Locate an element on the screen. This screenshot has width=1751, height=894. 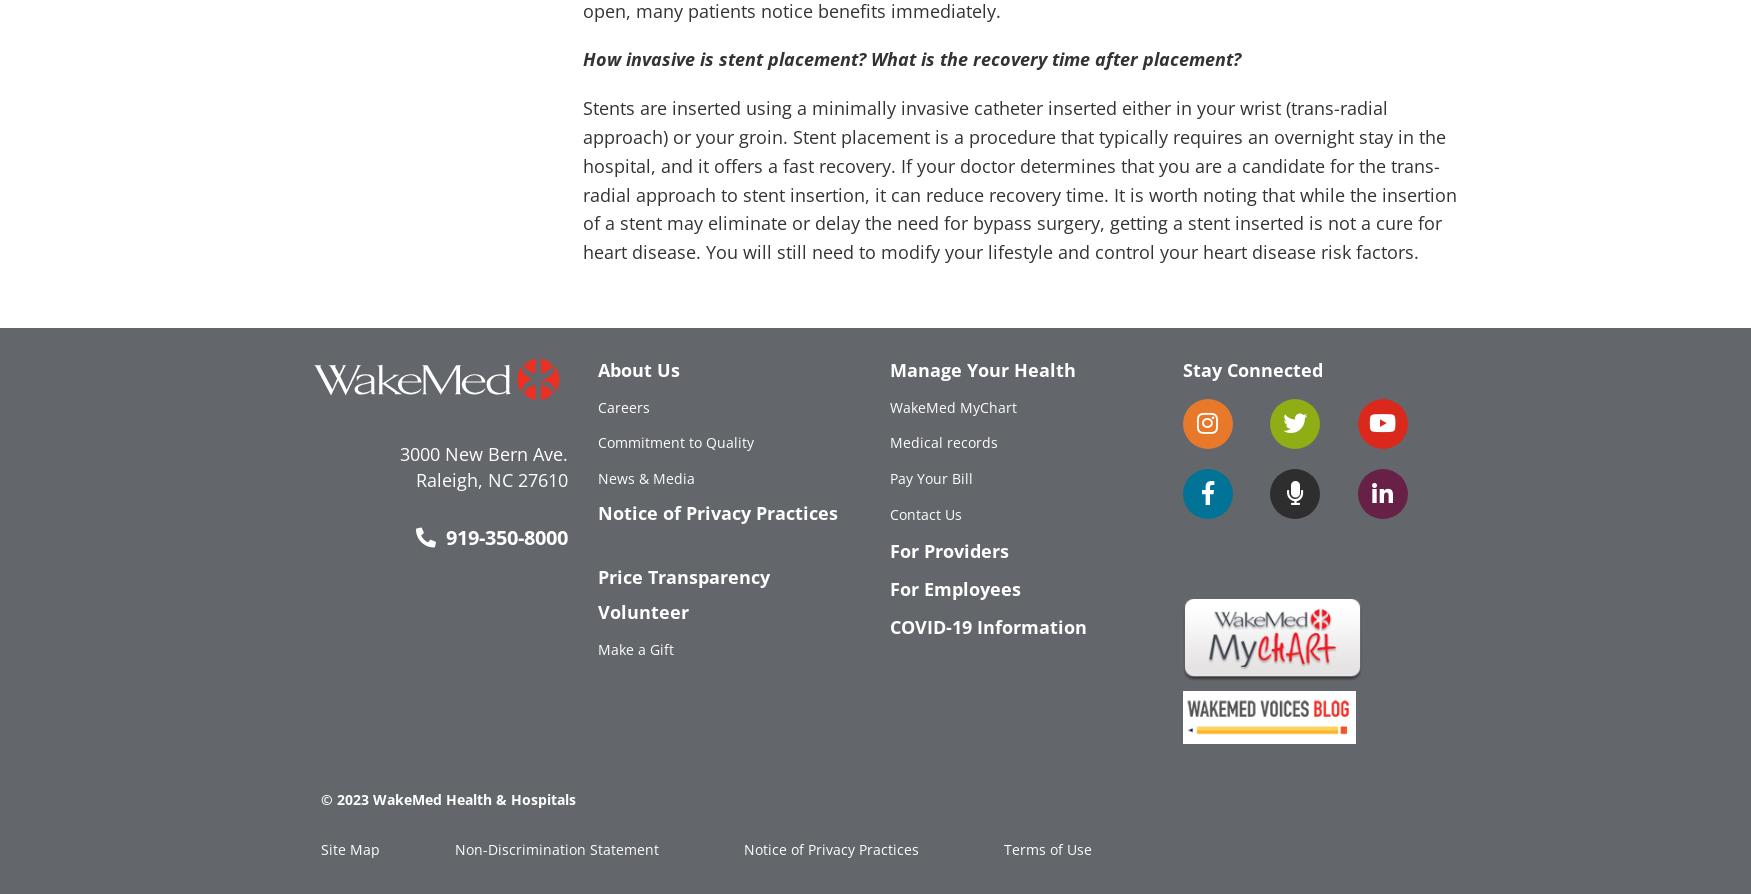
'News & Media' is located at coordinates (645, 478).